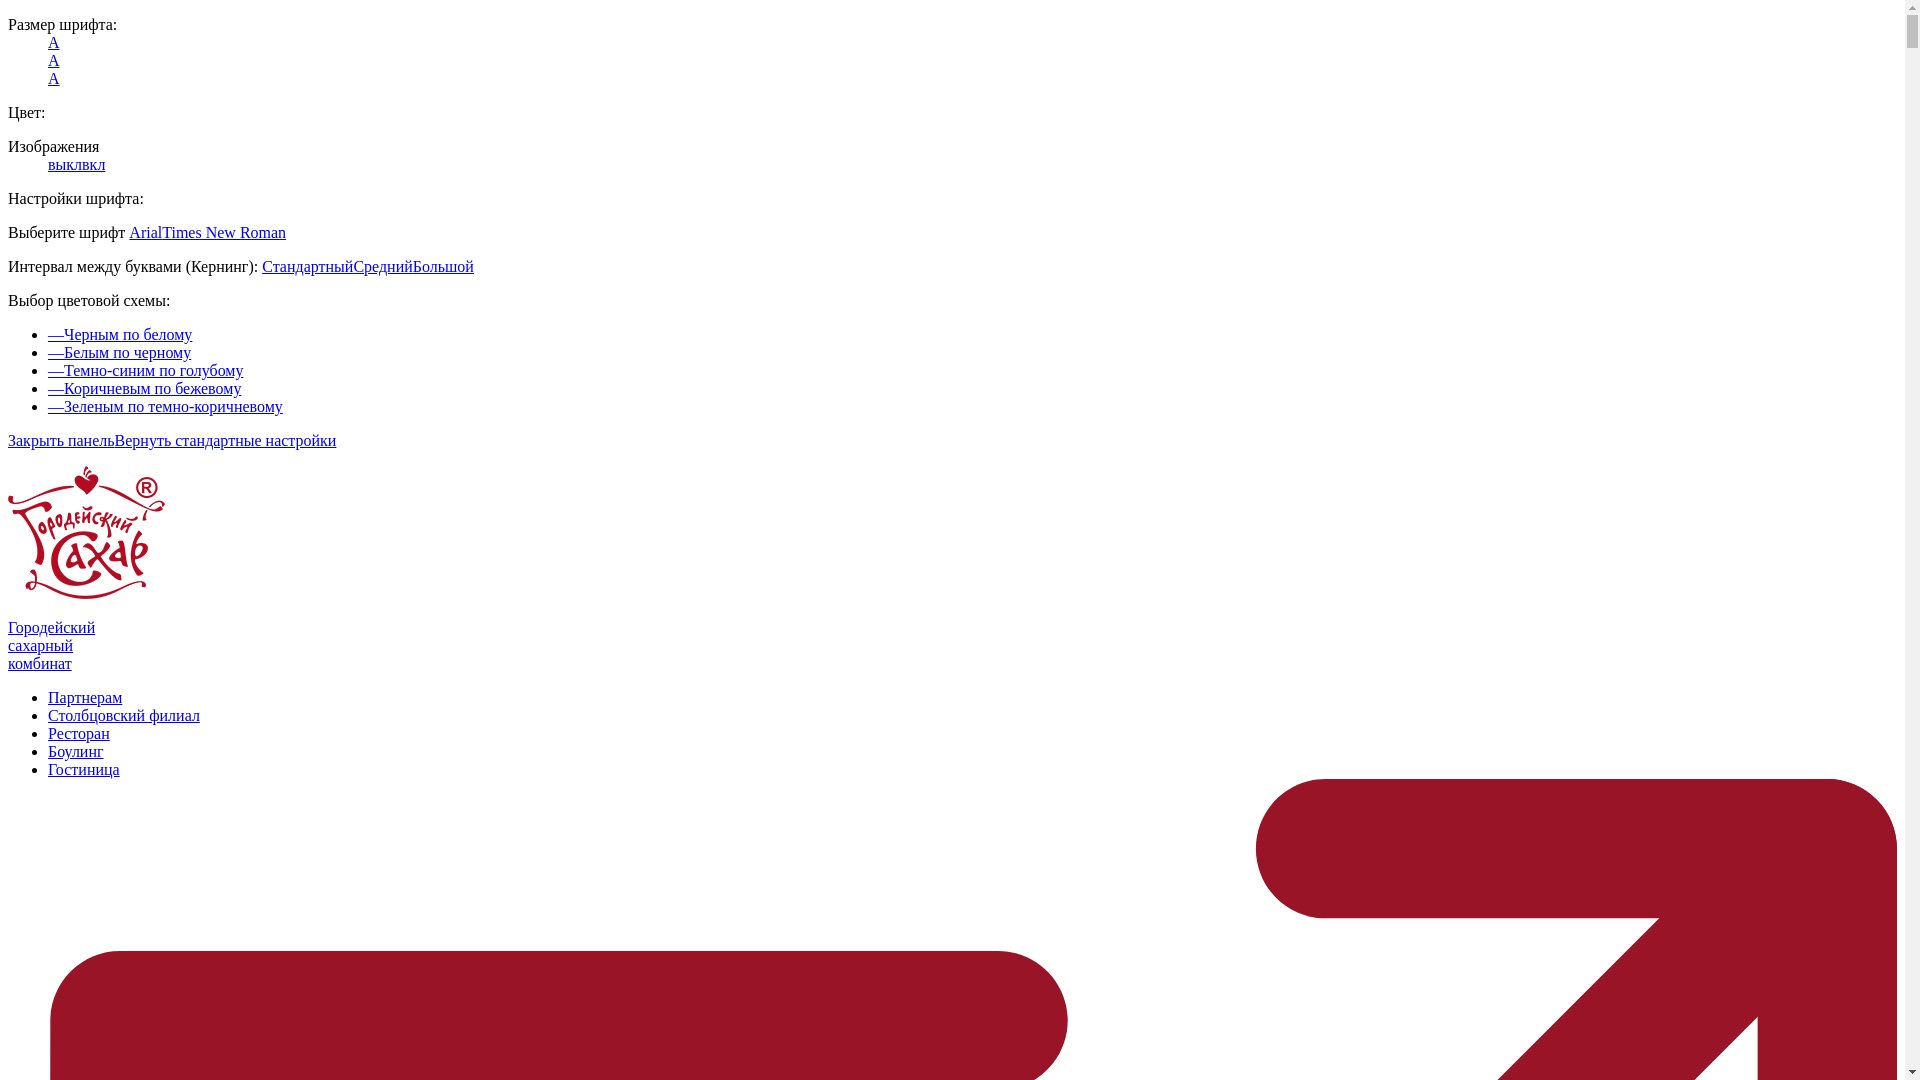 The width and height of the screenshot is (1920, 1080). I want to click on 'Times New Roman', so click(224, 231).